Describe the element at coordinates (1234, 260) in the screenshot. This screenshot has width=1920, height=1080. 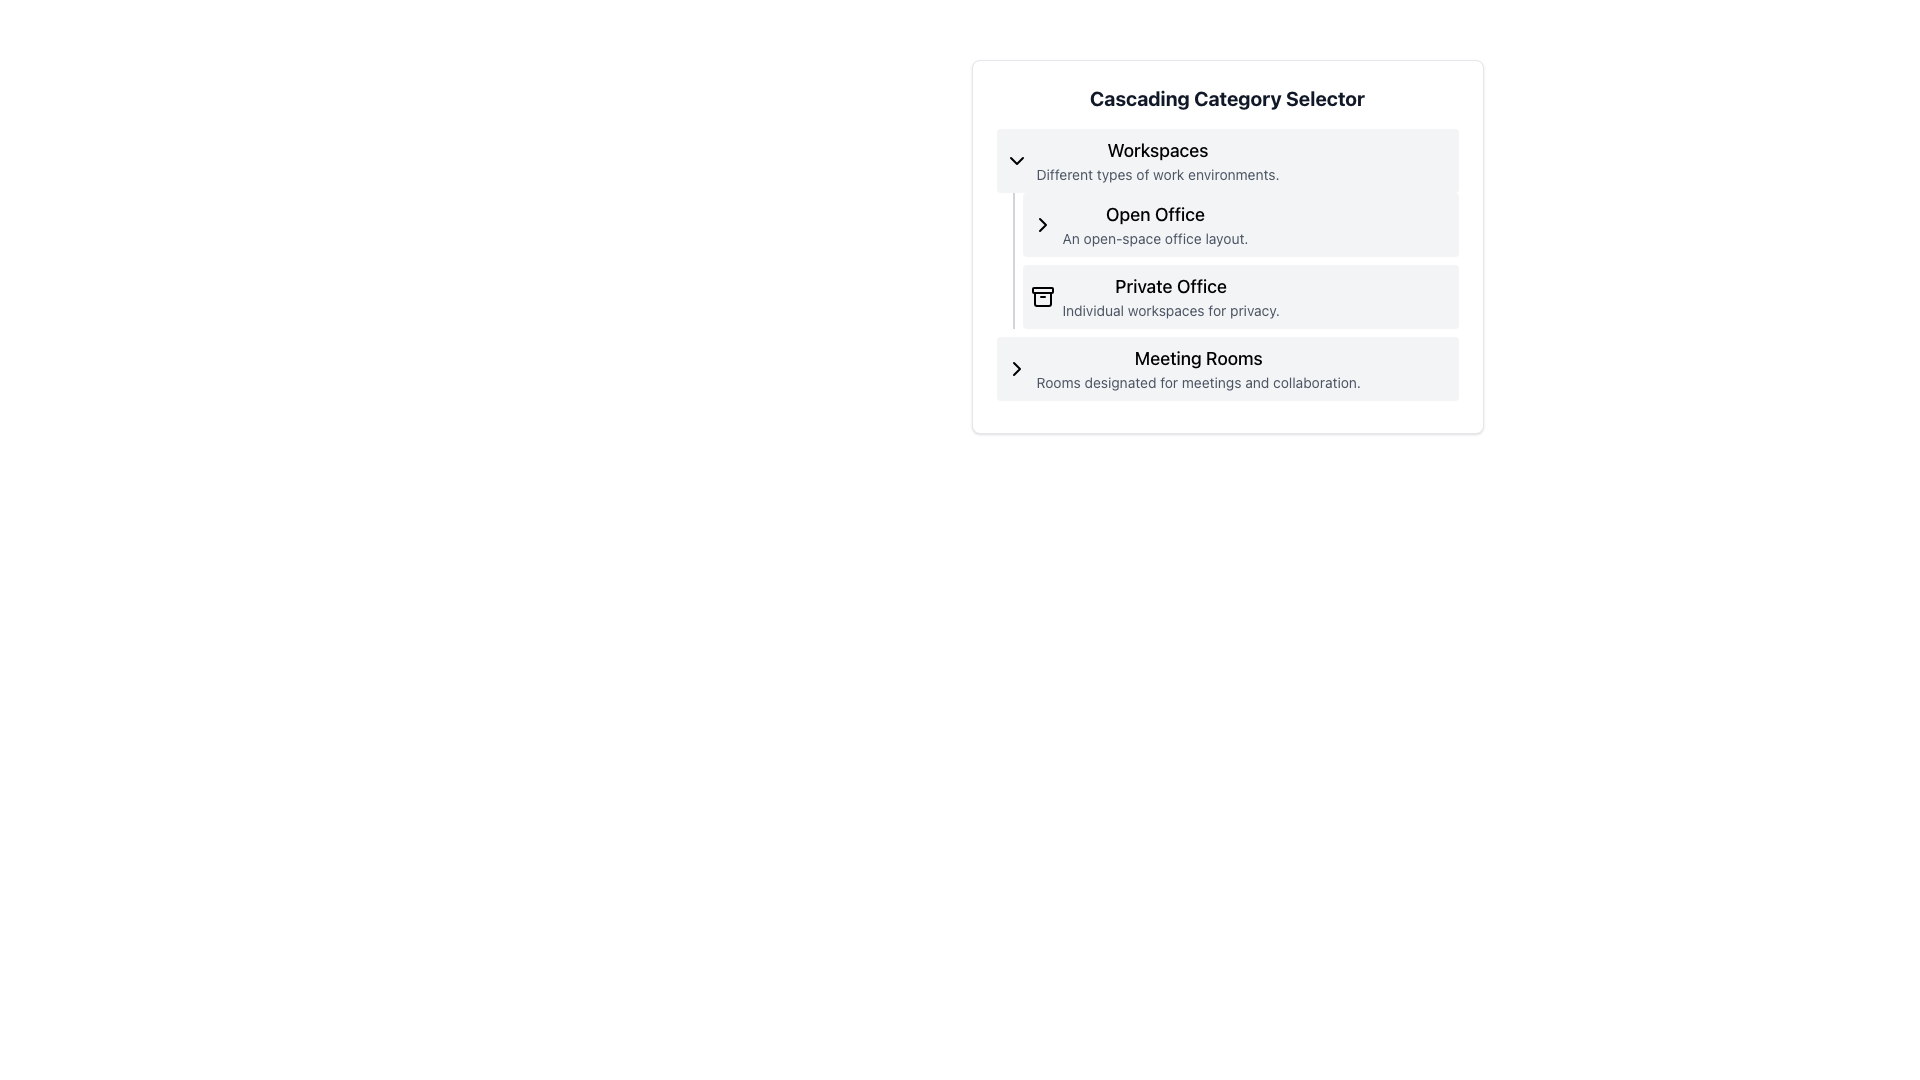
I see `the expandable list item for 'Open Office' and 'Private Office' in the cascading category selector under 'Workspaces'` at that location.